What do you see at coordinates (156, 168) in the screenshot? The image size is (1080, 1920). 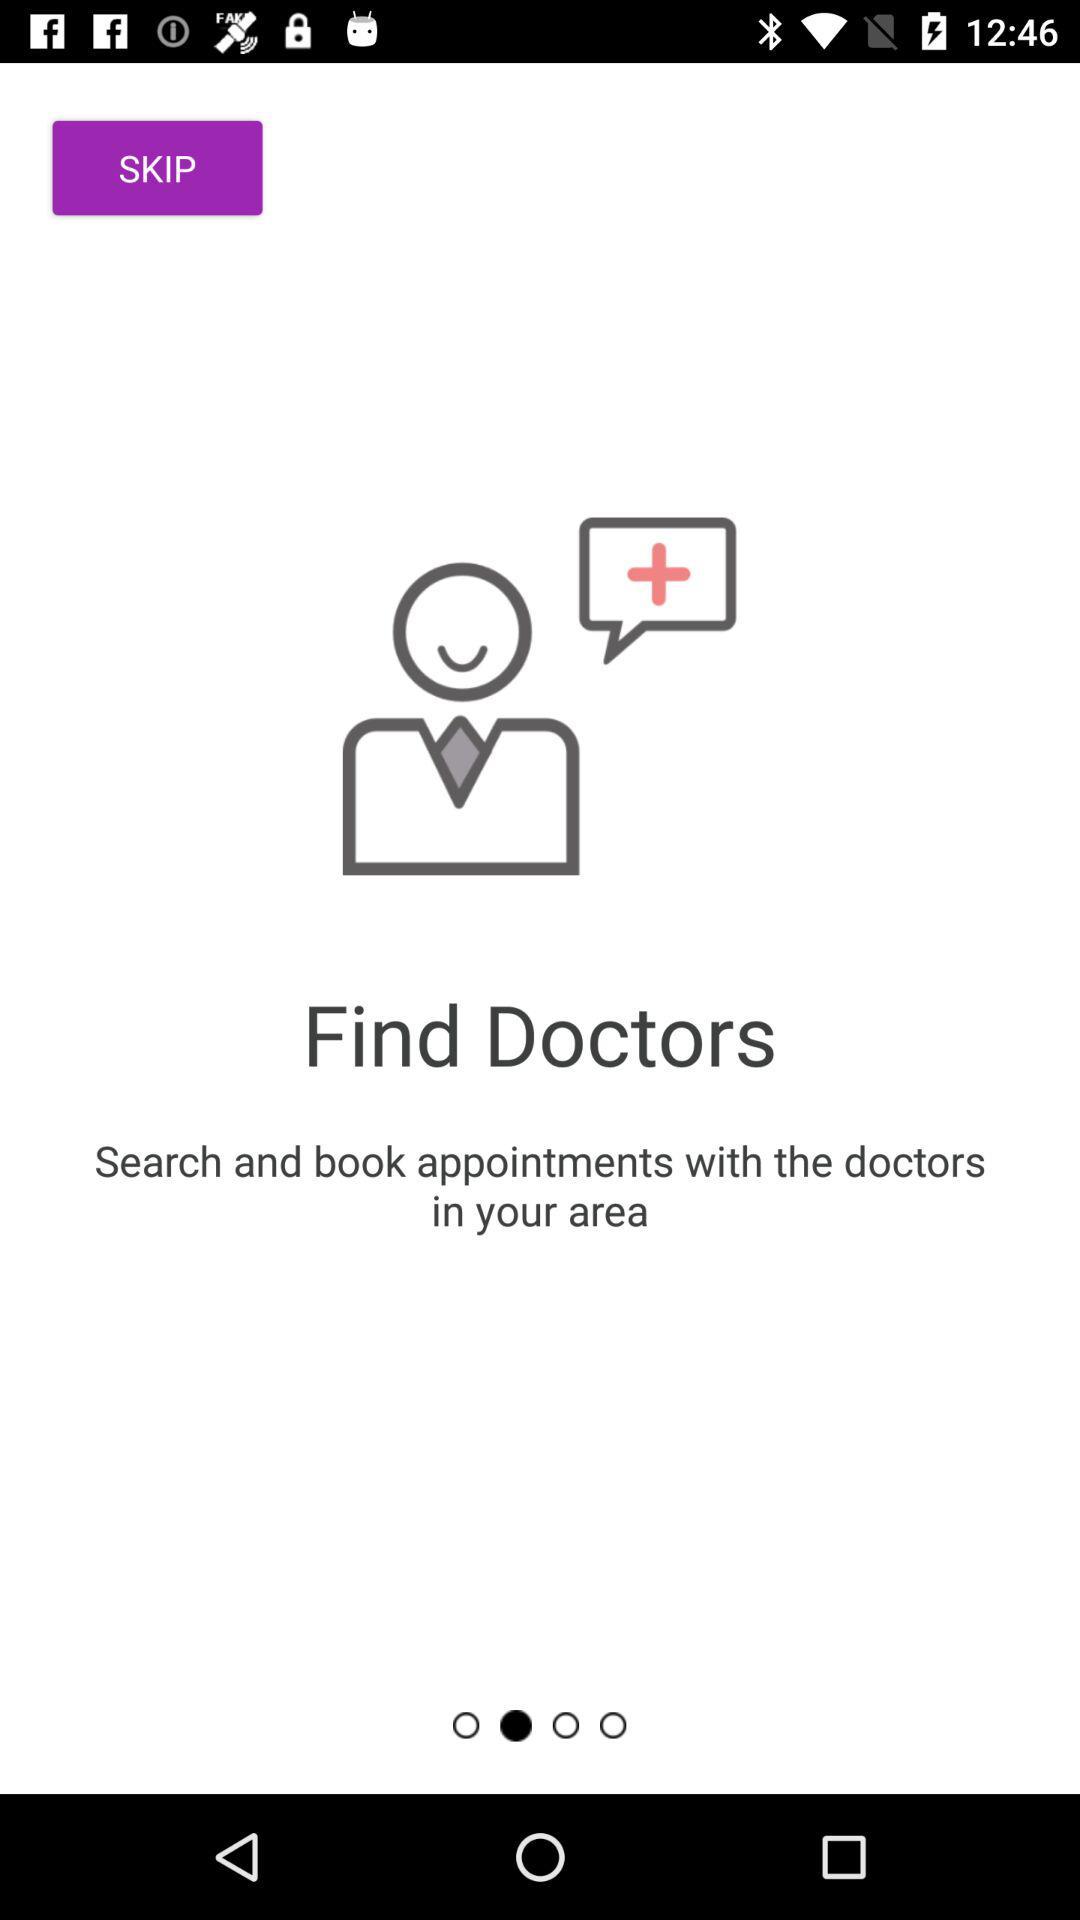 I see `the item at the top left corner` at bounding box center [156, 168].